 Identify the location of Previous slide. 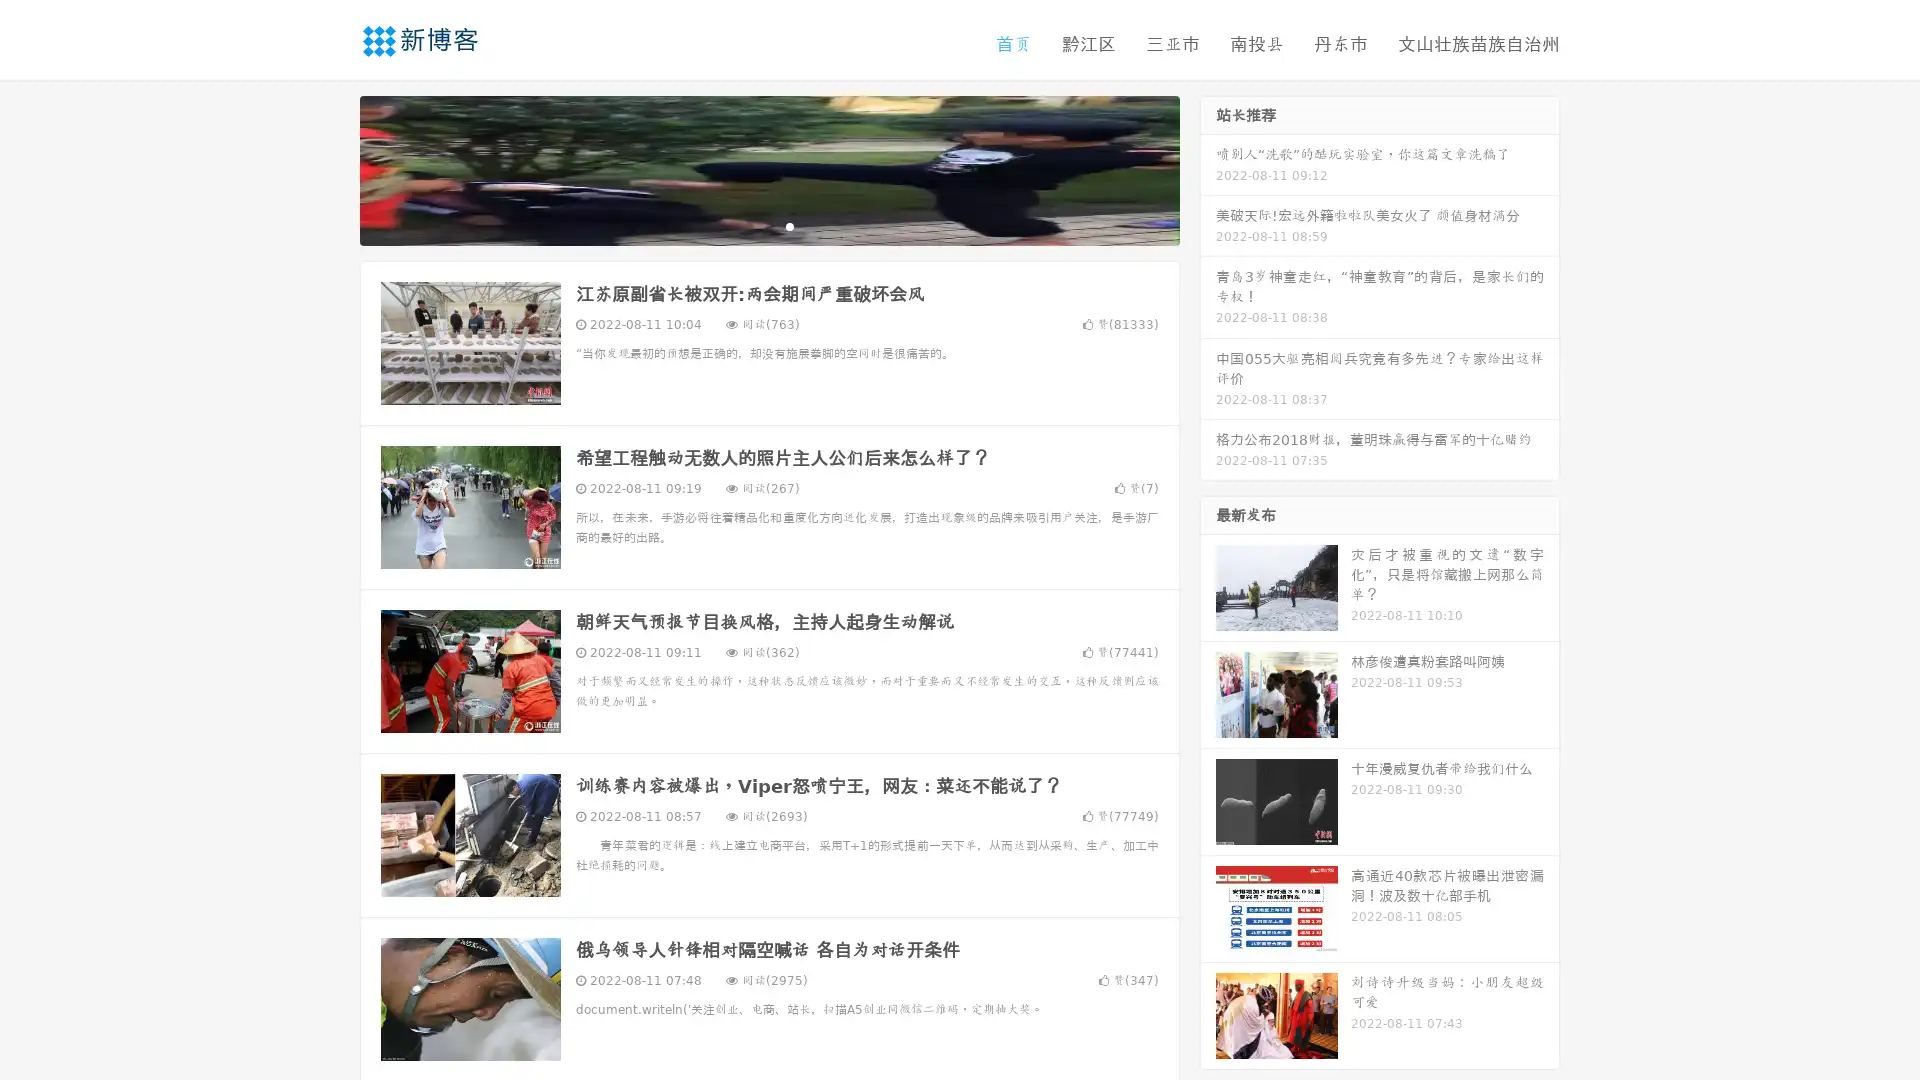
(330, 168).